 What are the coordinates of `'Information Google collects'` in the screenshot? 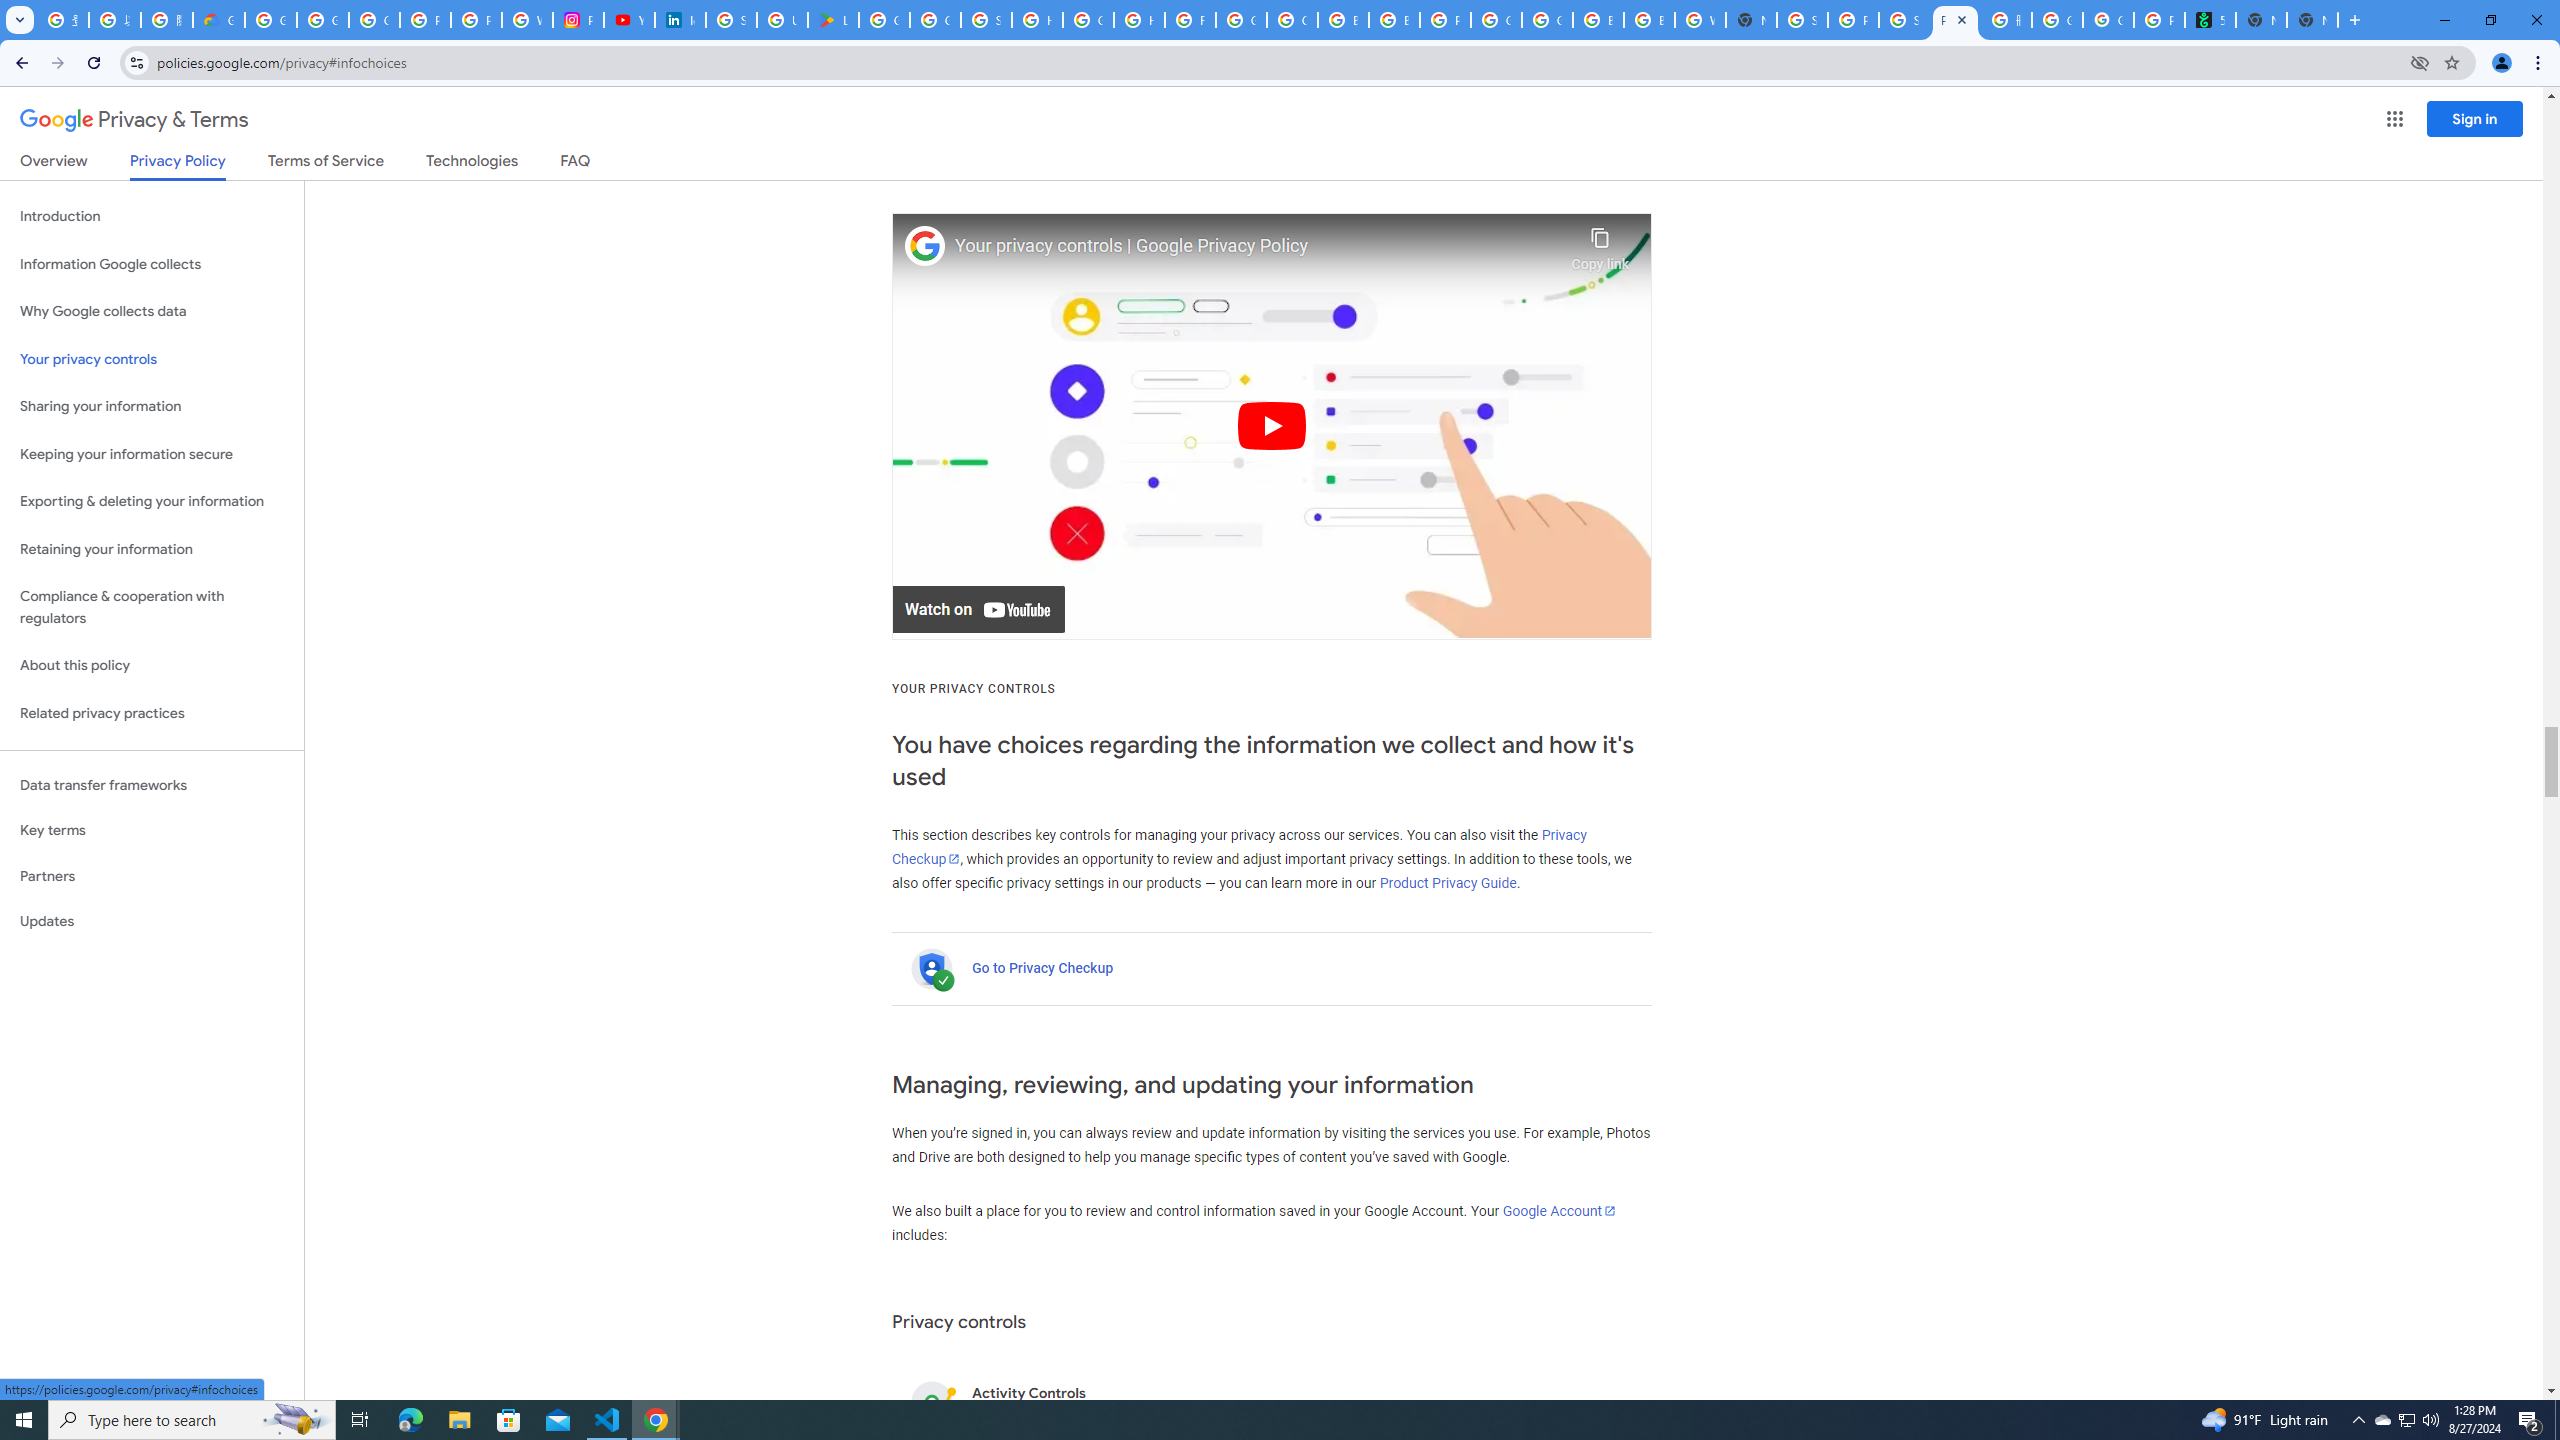 It's located at (151, 264).